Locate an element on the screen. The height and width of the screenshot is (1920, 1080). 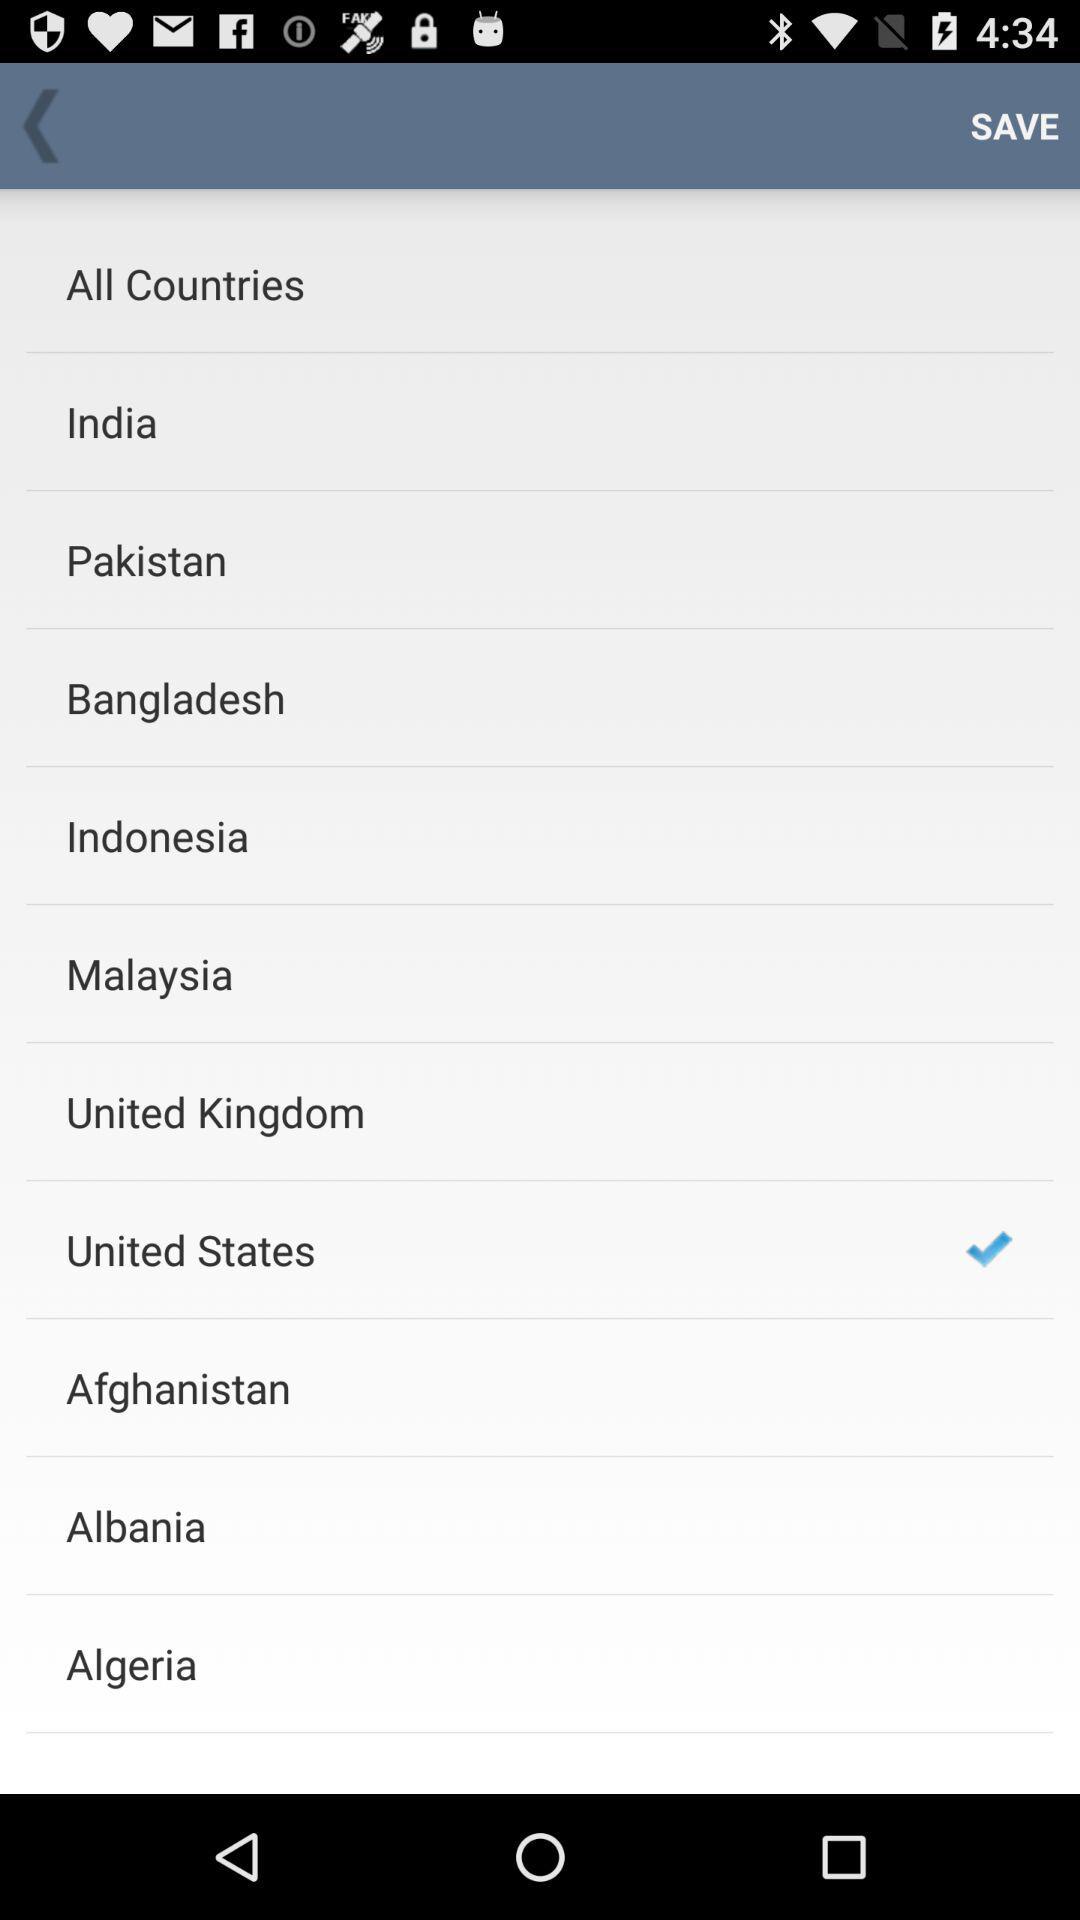
the item below the save icon is located at coordinates (988, 1248).